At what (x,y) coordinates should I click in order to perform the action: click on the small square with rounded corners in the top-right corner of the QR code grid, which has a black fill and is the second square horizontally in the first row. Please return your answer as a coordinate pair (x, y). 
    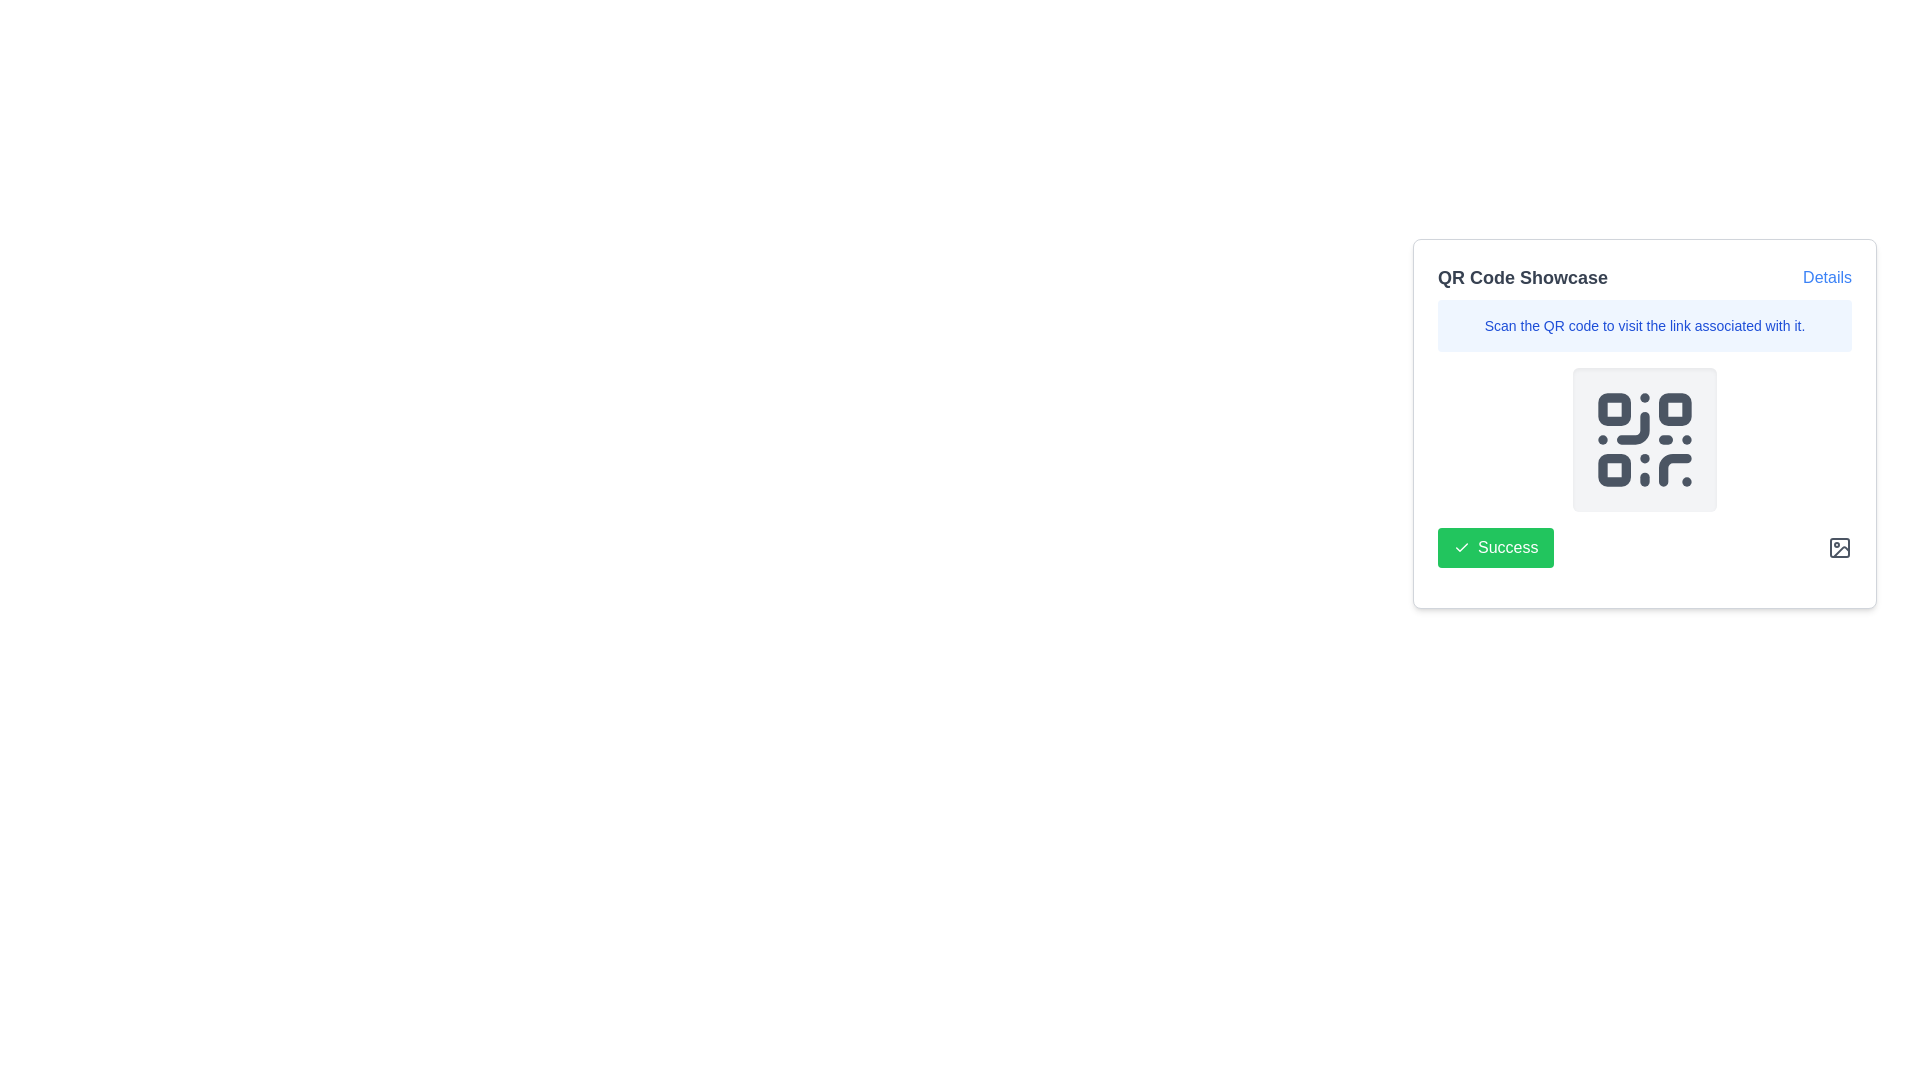
    Looking at the image, I should click on (1675, 408).